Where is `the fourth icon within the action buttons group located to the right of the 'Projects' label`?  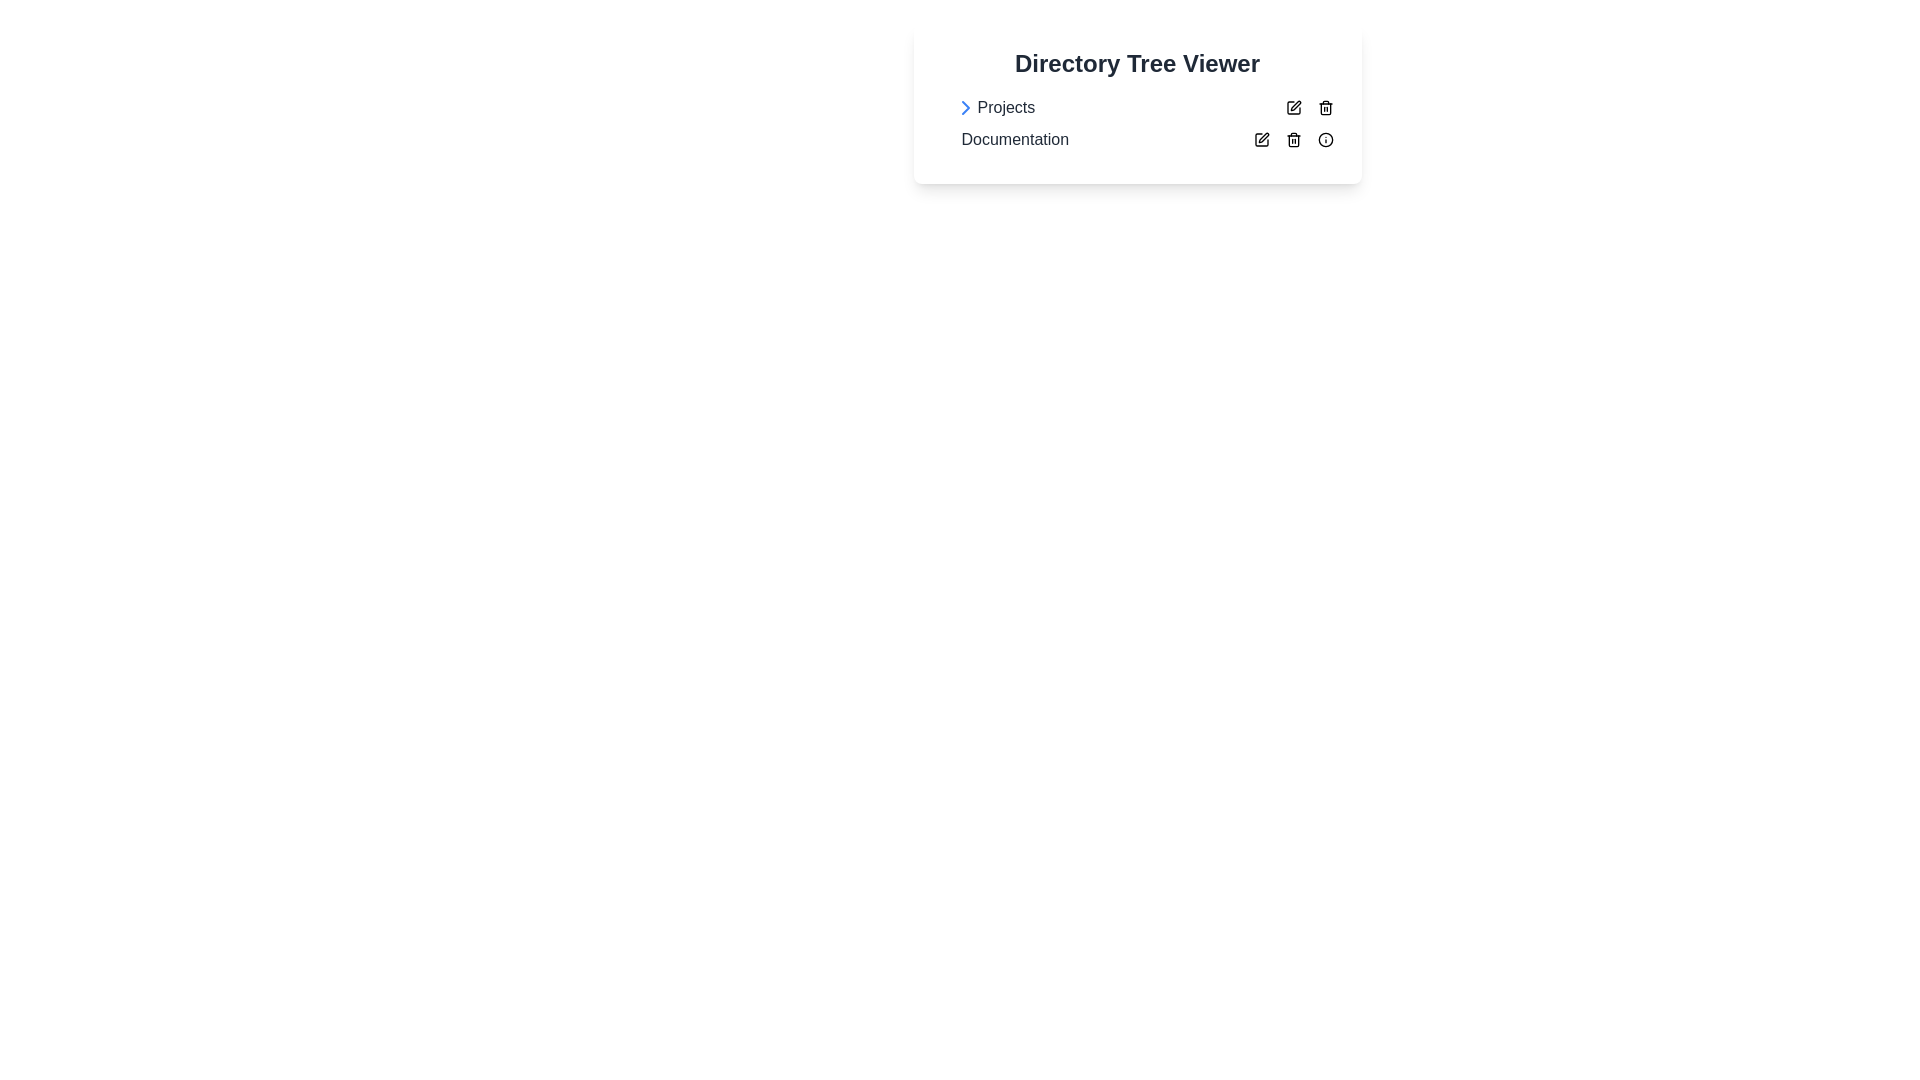 the fourth icon within the action buttons group located to the right of the 'Projects' label is located at coordinates (1309, 108).